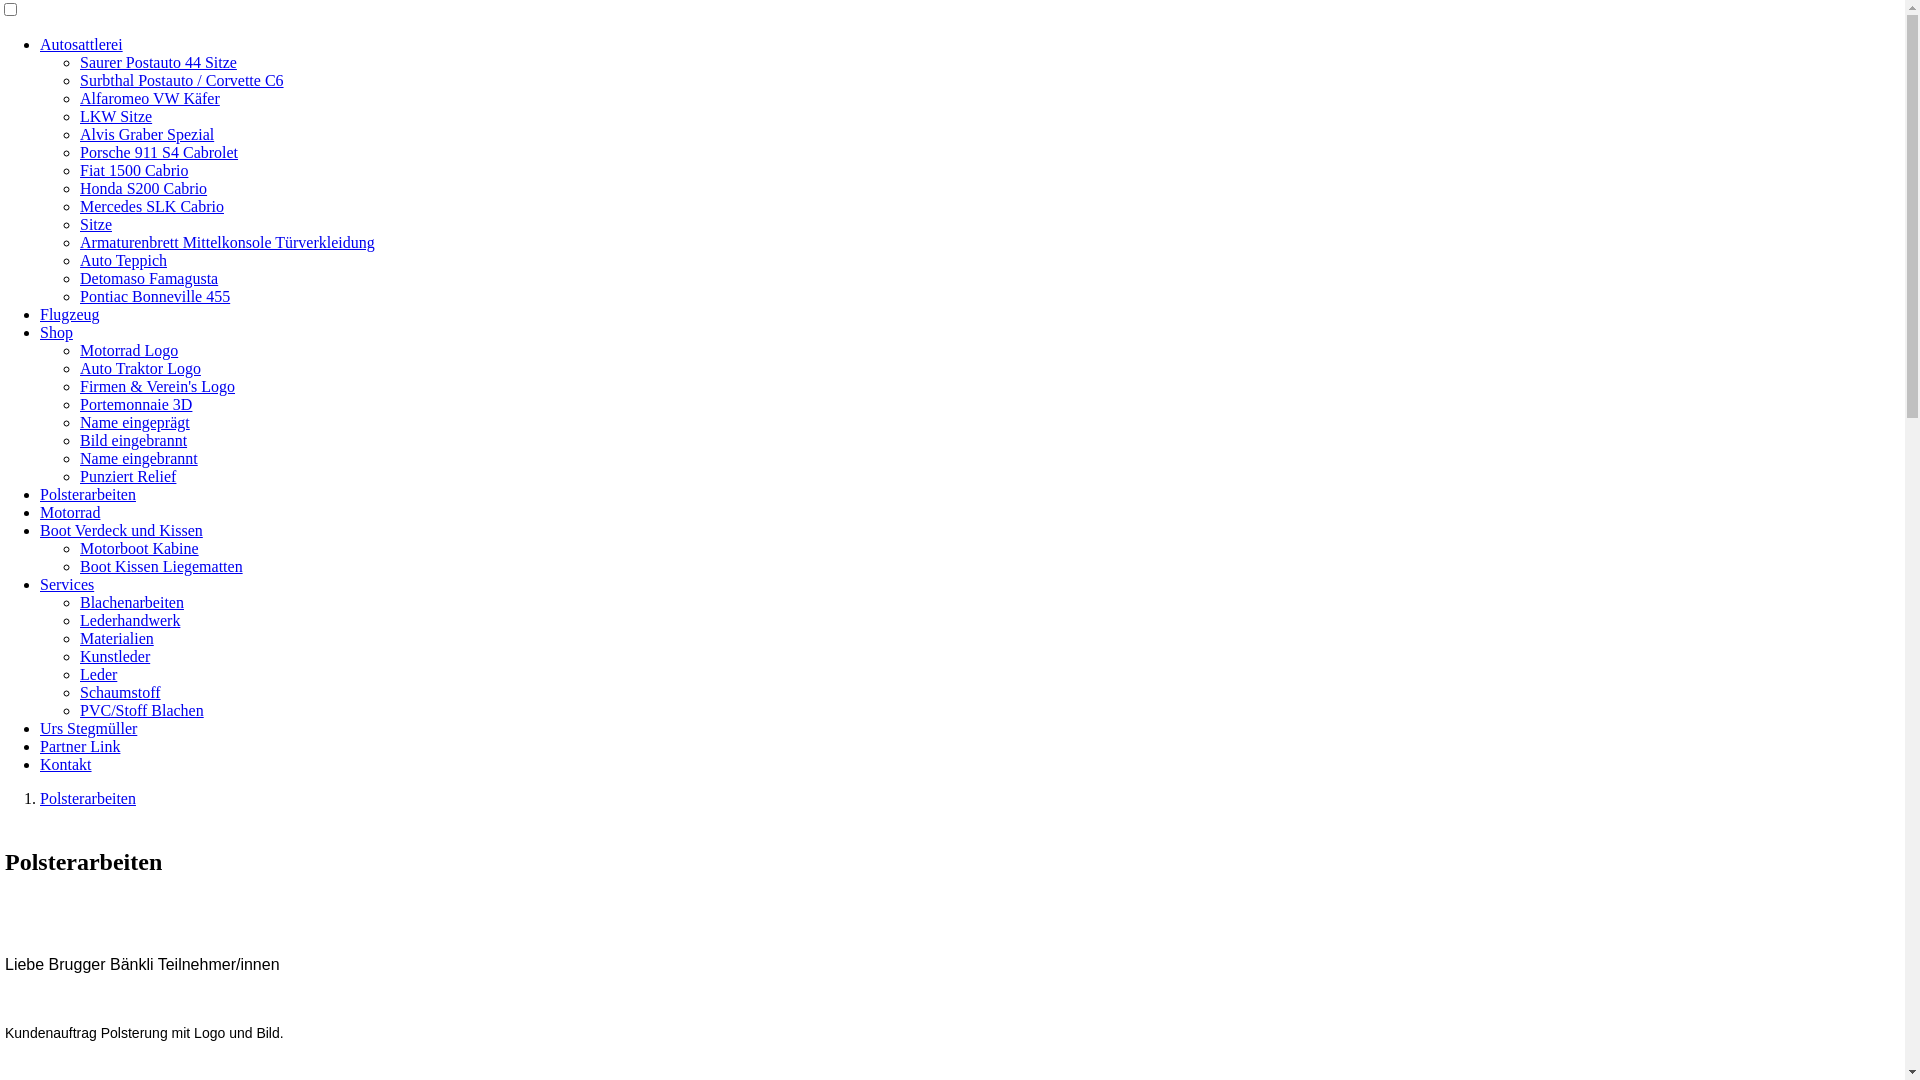 The height and width of the screenshot is (1080, 1920). I want to click on 'Firmen & Verein's Logo', so click(156, 386).